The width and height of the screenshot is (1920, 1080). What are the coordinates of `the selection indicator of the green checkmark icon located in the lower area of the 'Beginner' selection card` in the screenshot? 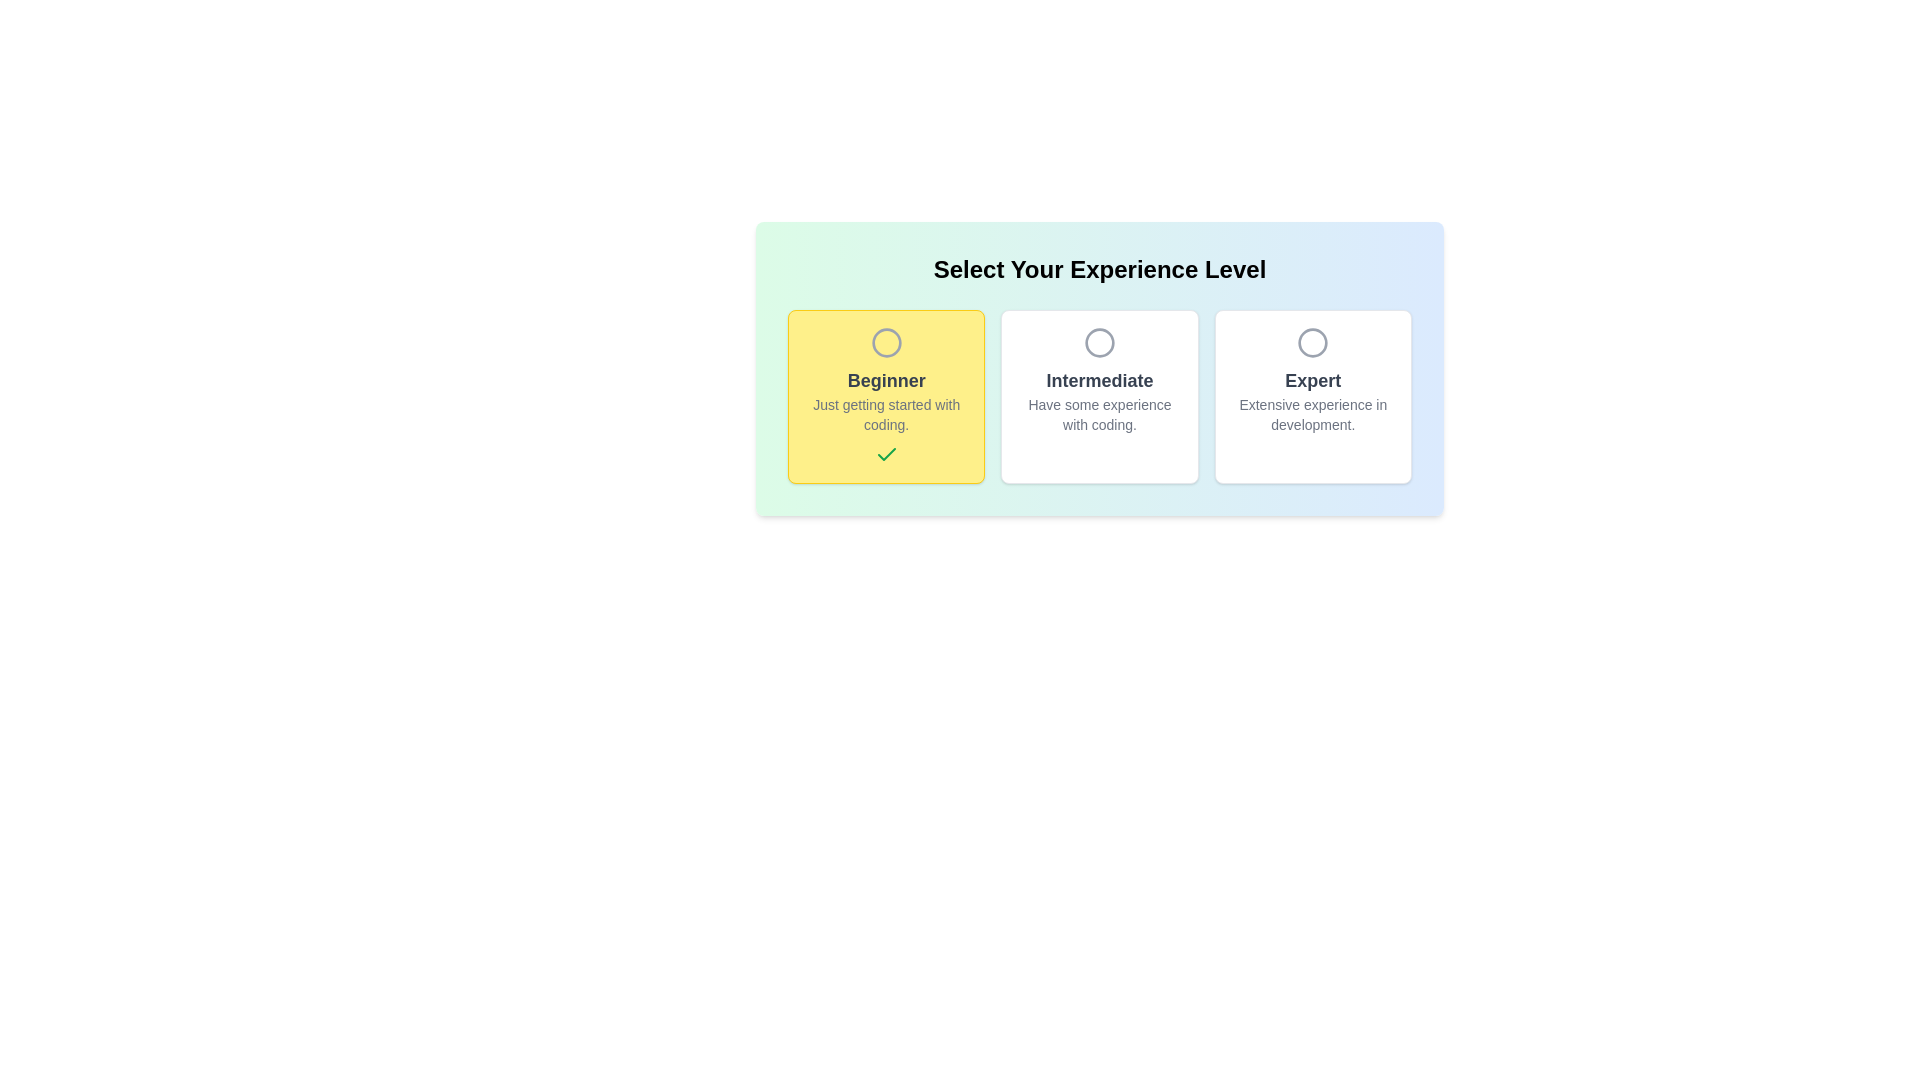 It's located at (885, 455).